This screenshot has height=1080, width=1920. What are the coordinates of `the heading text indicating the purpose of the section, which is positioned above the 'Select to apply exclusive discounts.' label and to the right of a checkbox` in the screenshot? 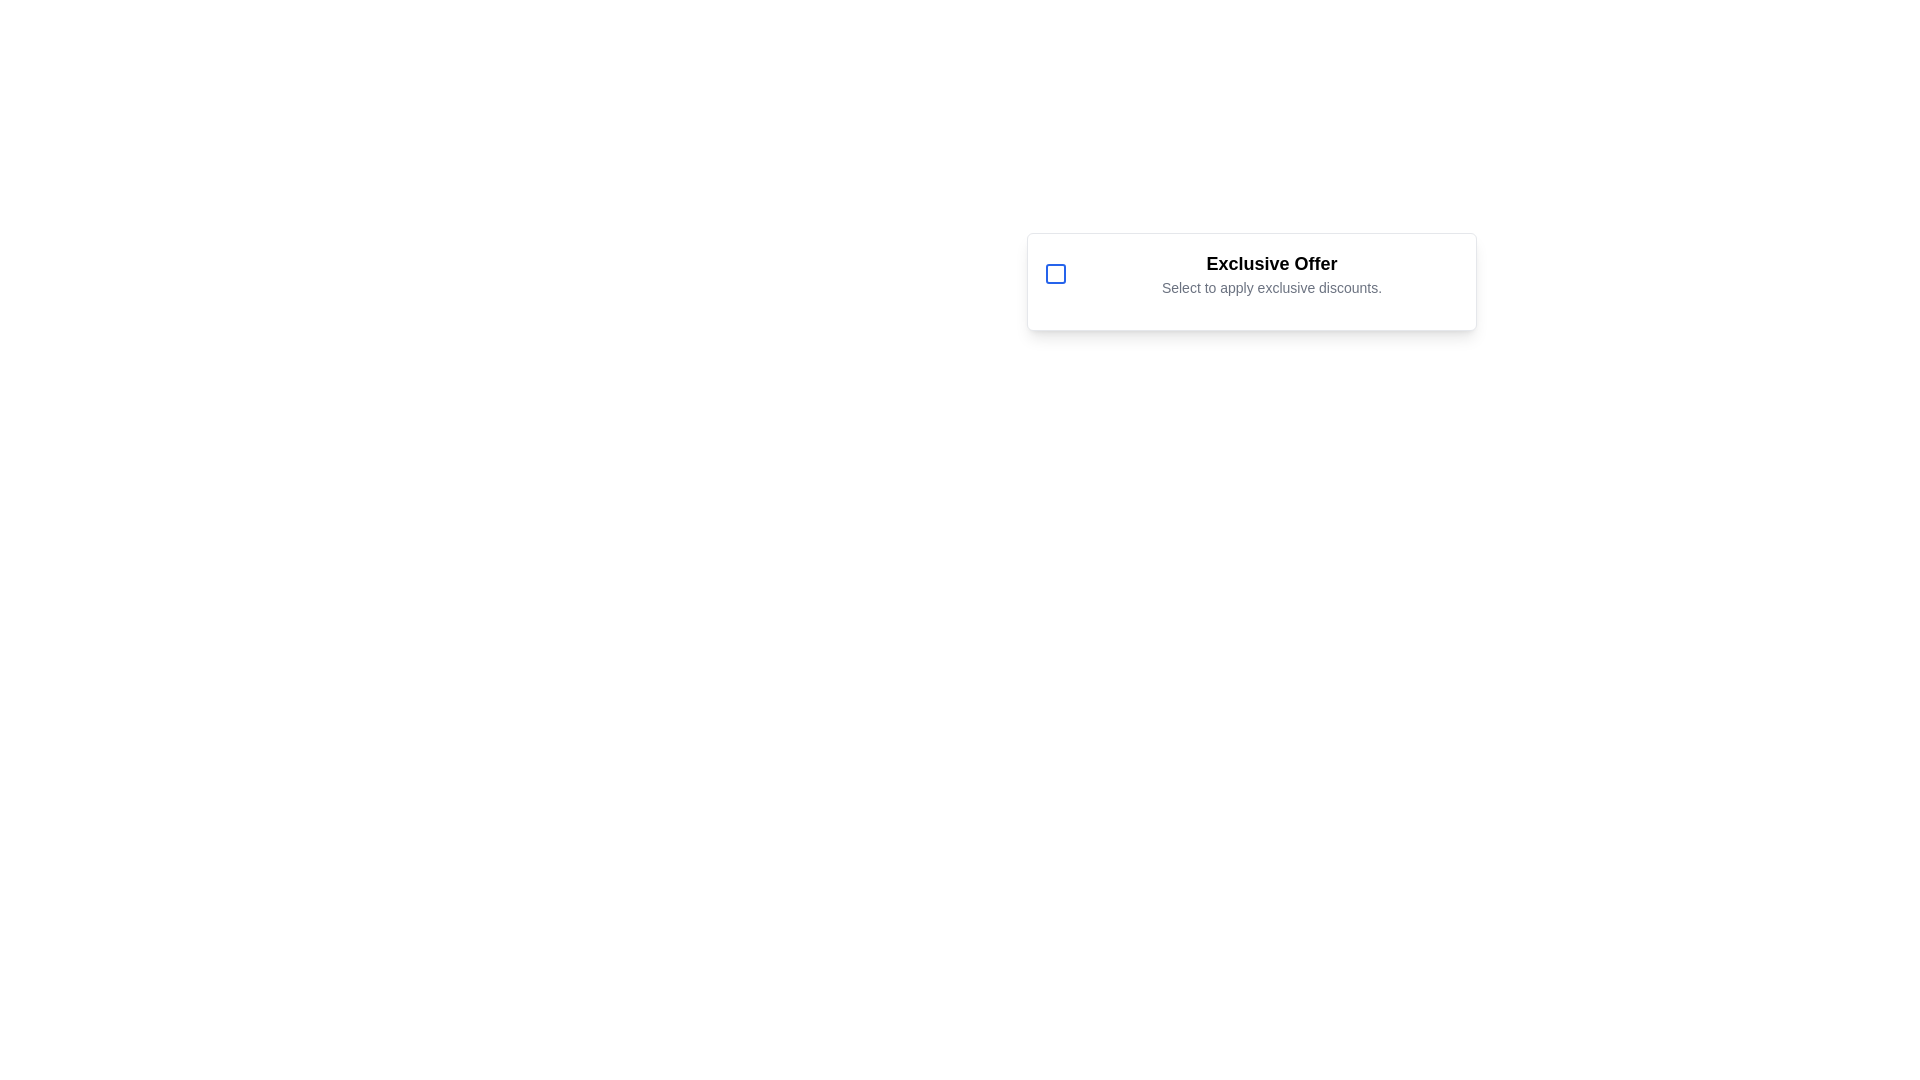 It's located at (1271, 262).